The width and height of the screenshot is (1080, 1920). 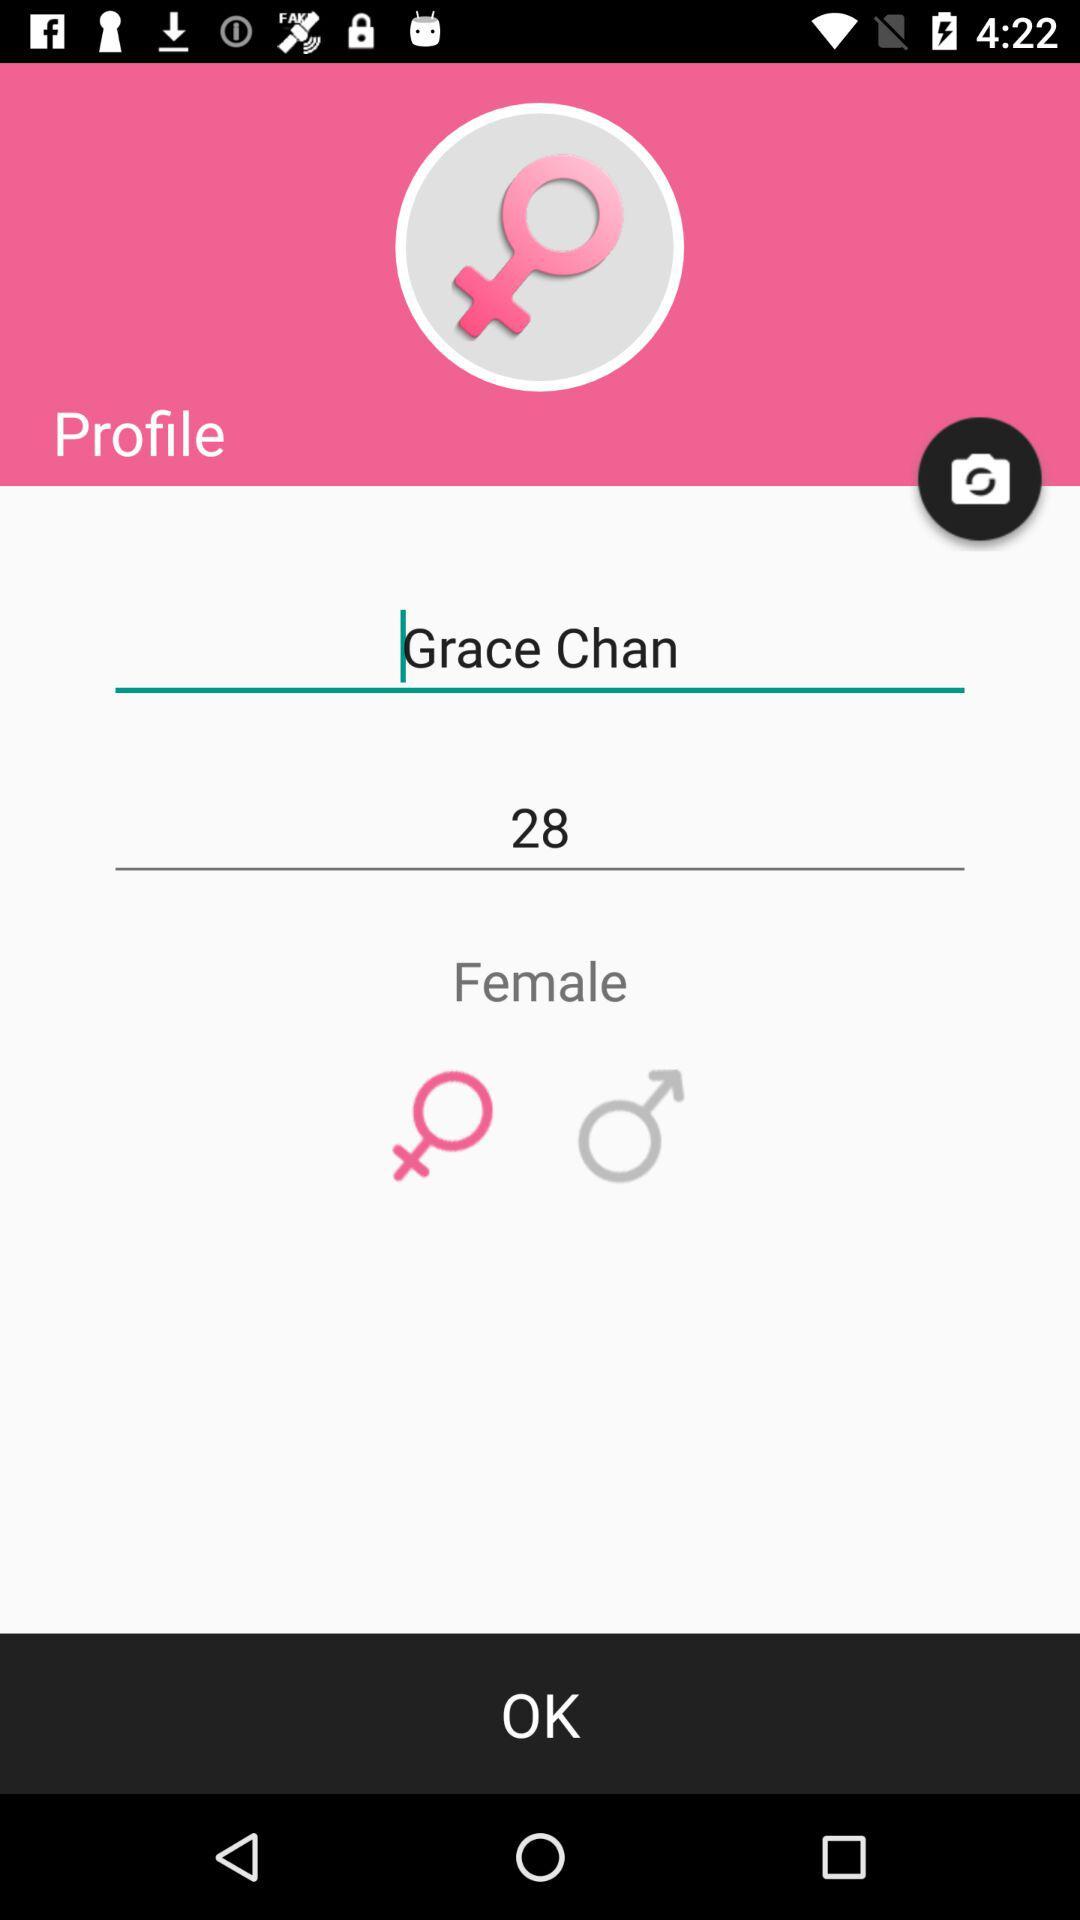 What do you see at coordinates (980, 480) in the screenshot?
I see `rotate photo` at bounding box center [980, 480].